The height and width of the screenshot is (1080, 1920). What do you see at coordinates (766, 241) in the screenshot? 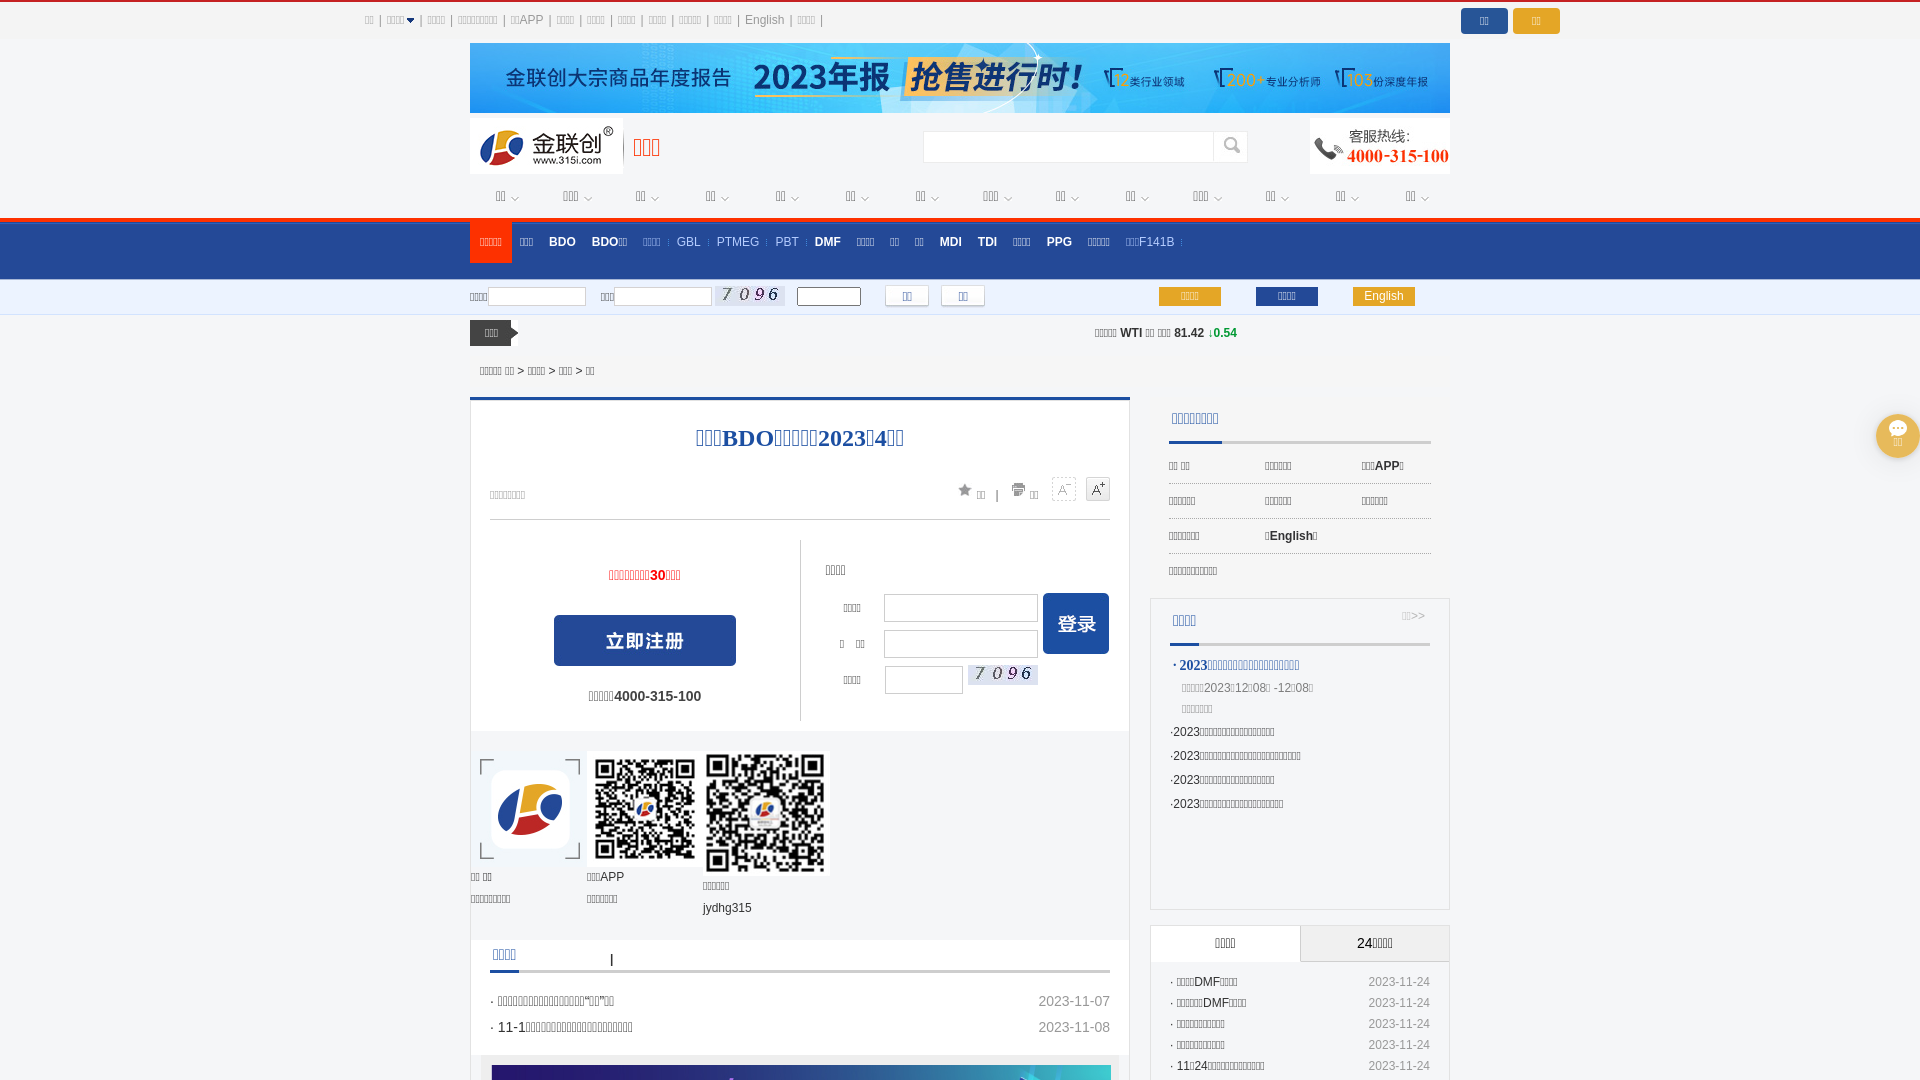
I see `'PBT'` at bounding box center [766, 241].